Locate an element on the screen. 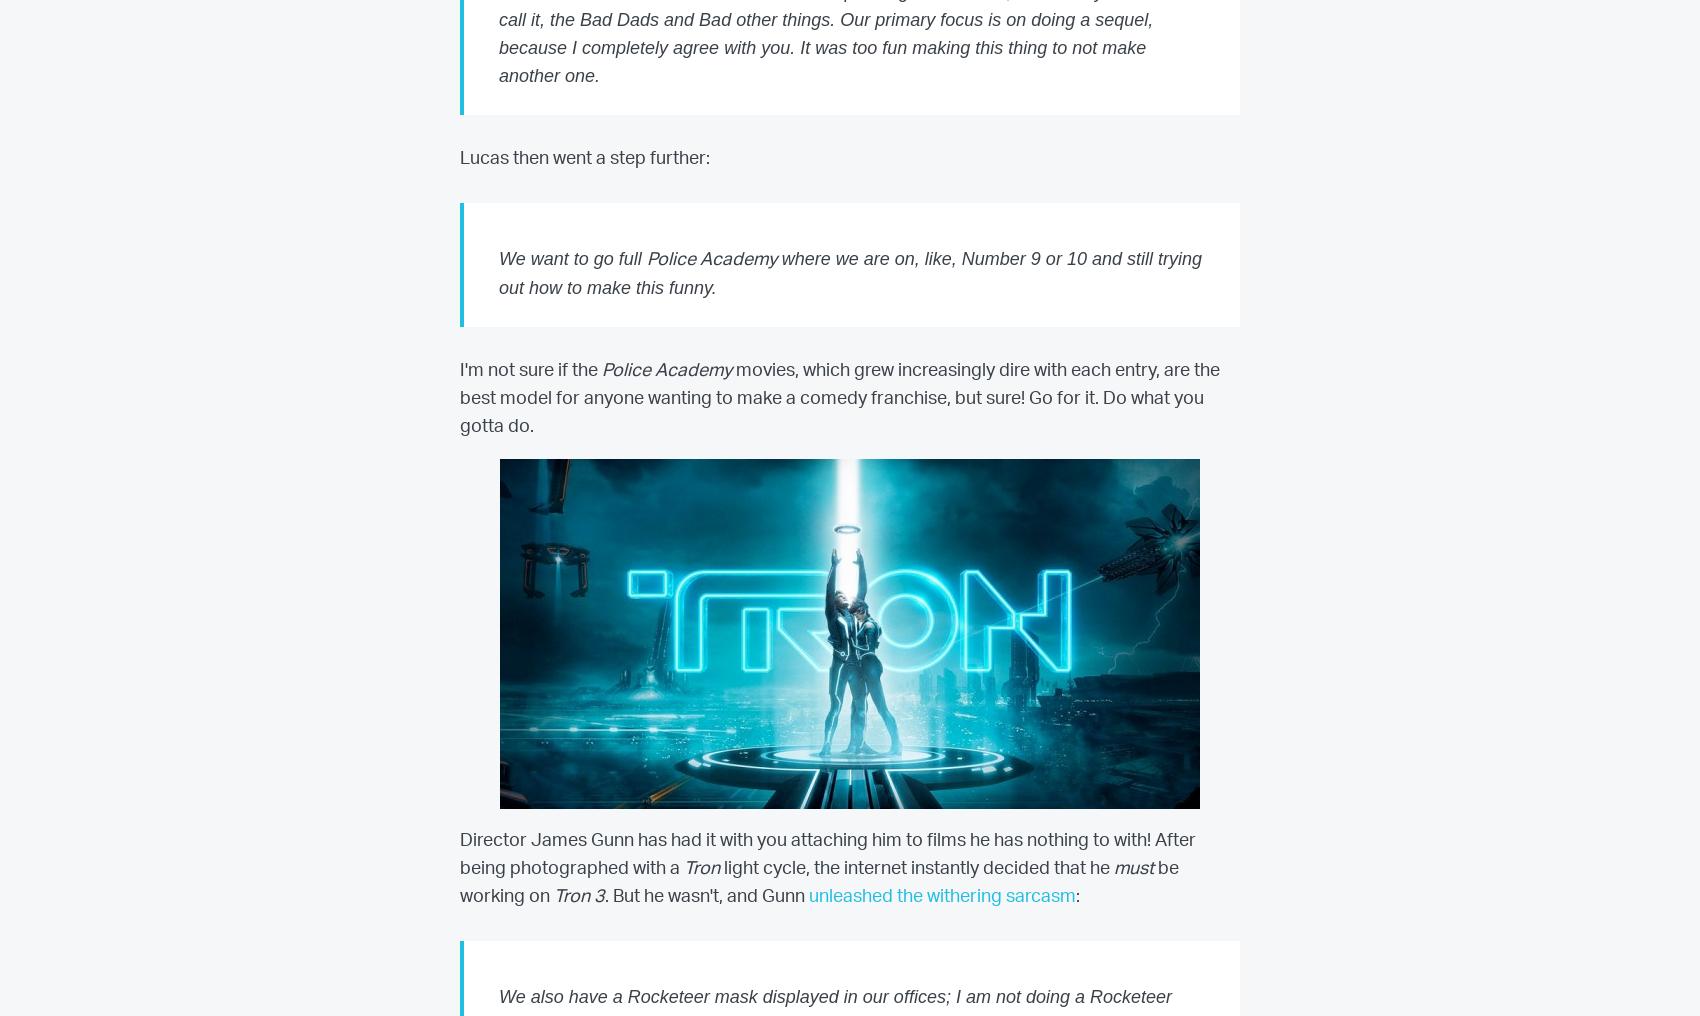  'be working on' is located at coordinates (818, 883).